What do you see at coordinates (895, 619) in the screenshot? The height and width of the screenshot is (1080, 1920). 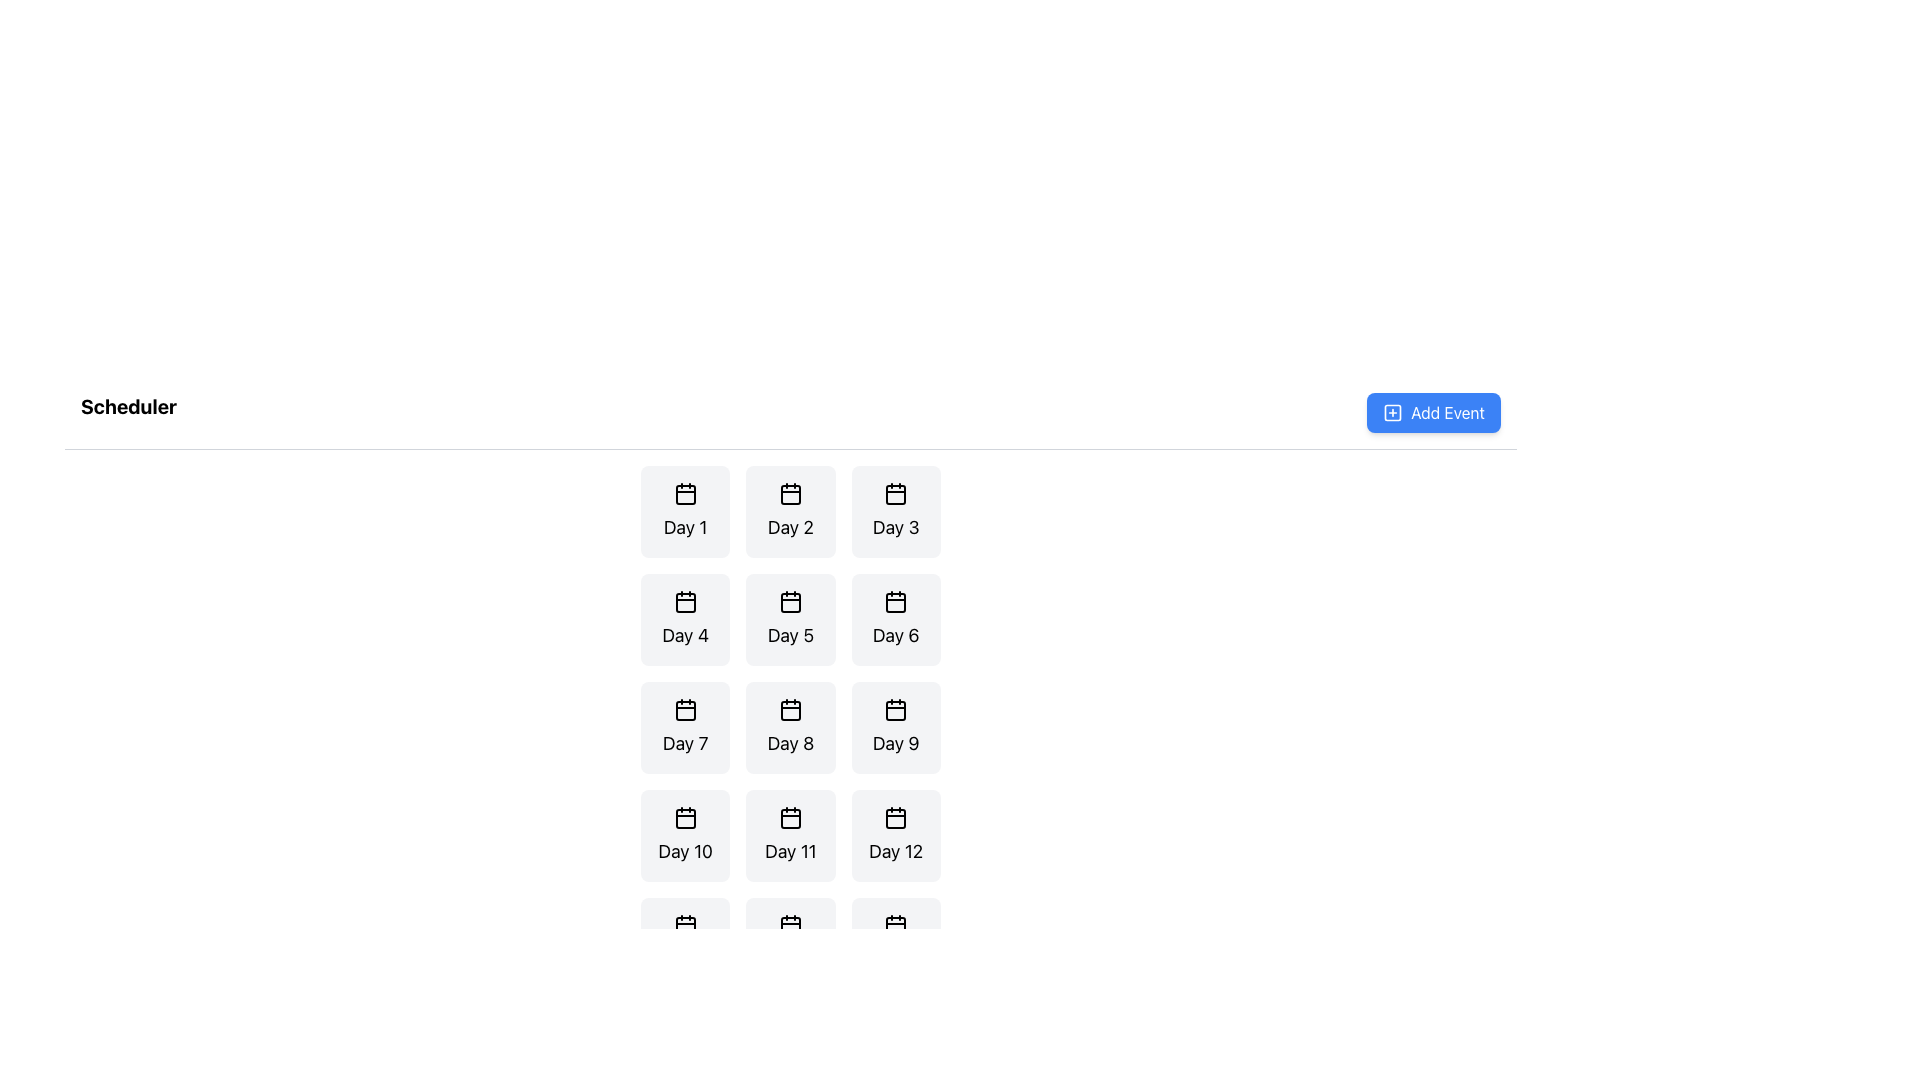 I see `the button representing Day 6 in the scheduling interface` at bounding box center [895, 619].